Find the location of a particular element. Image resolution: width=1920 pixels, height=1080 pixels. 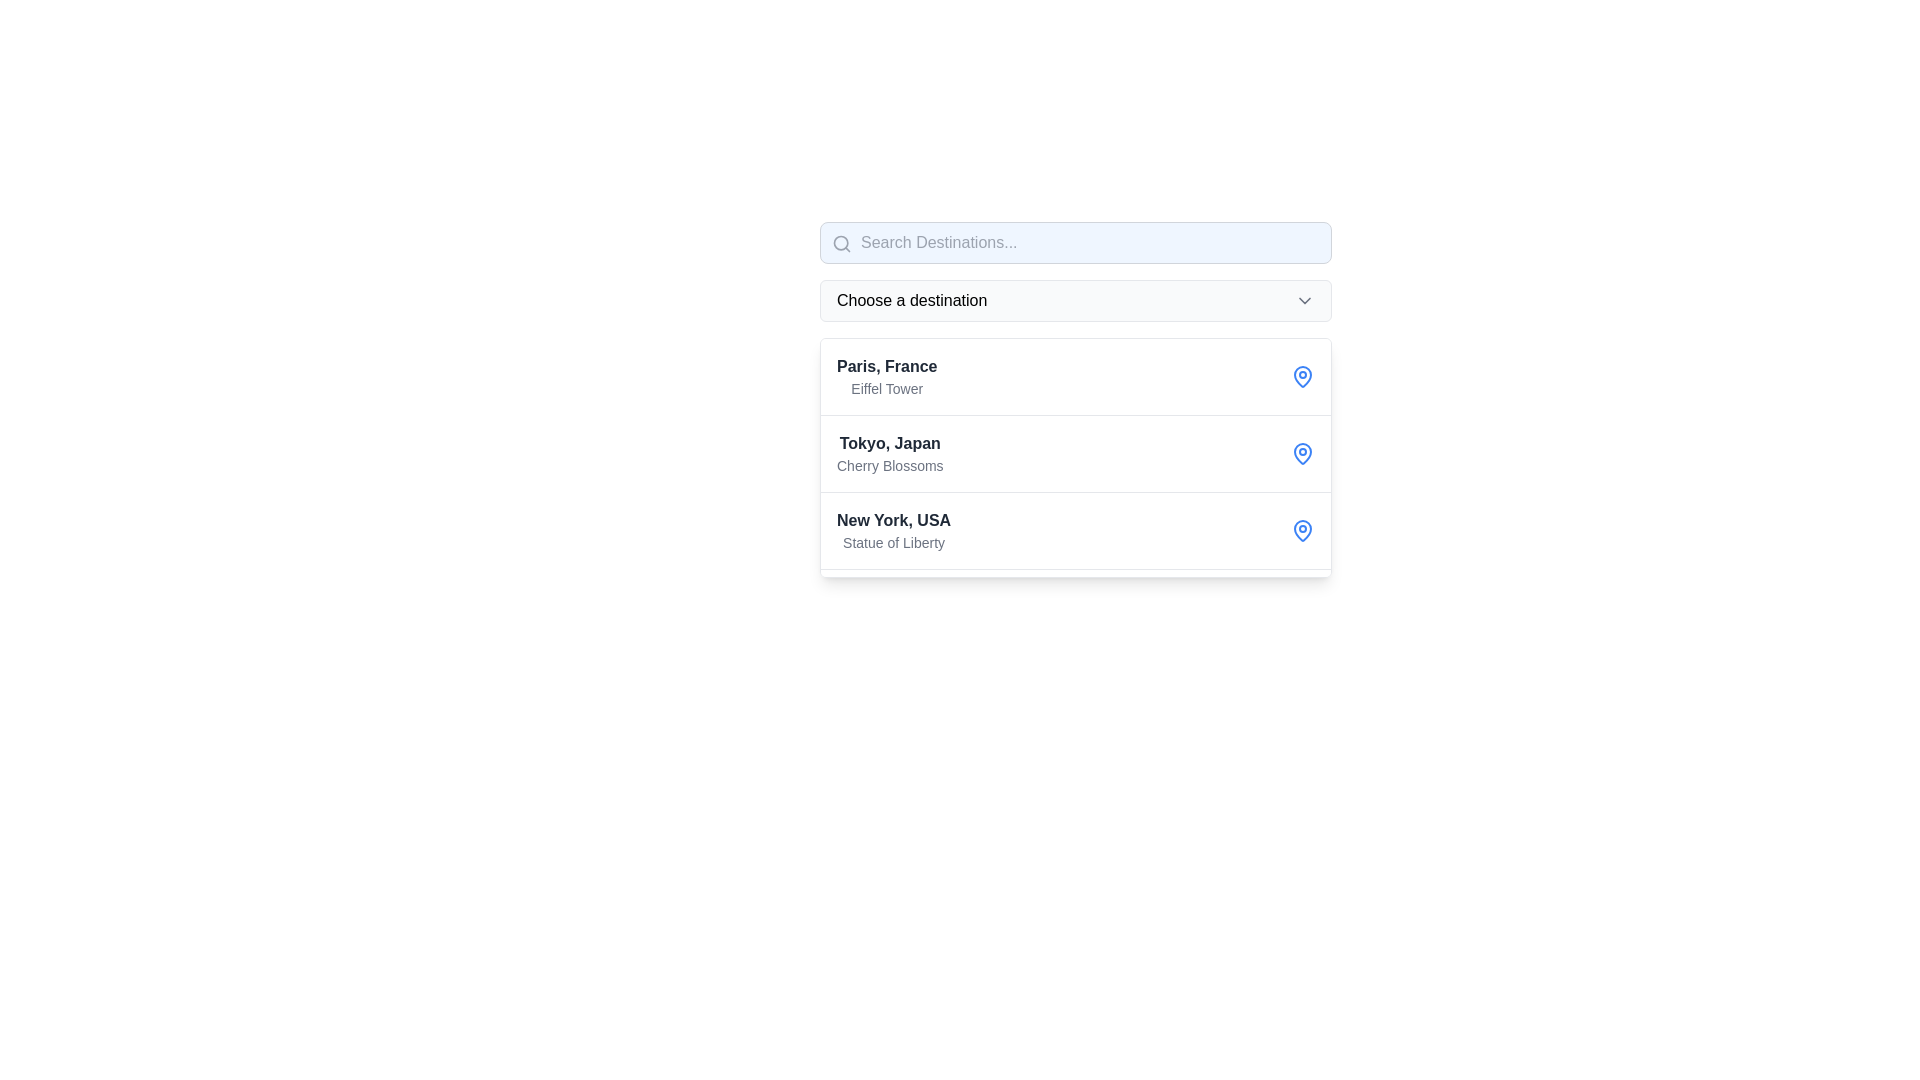

the downward-facing chevron icon located at the far right of the 'Choose a destination' field is located at coordinates (1305, 300).